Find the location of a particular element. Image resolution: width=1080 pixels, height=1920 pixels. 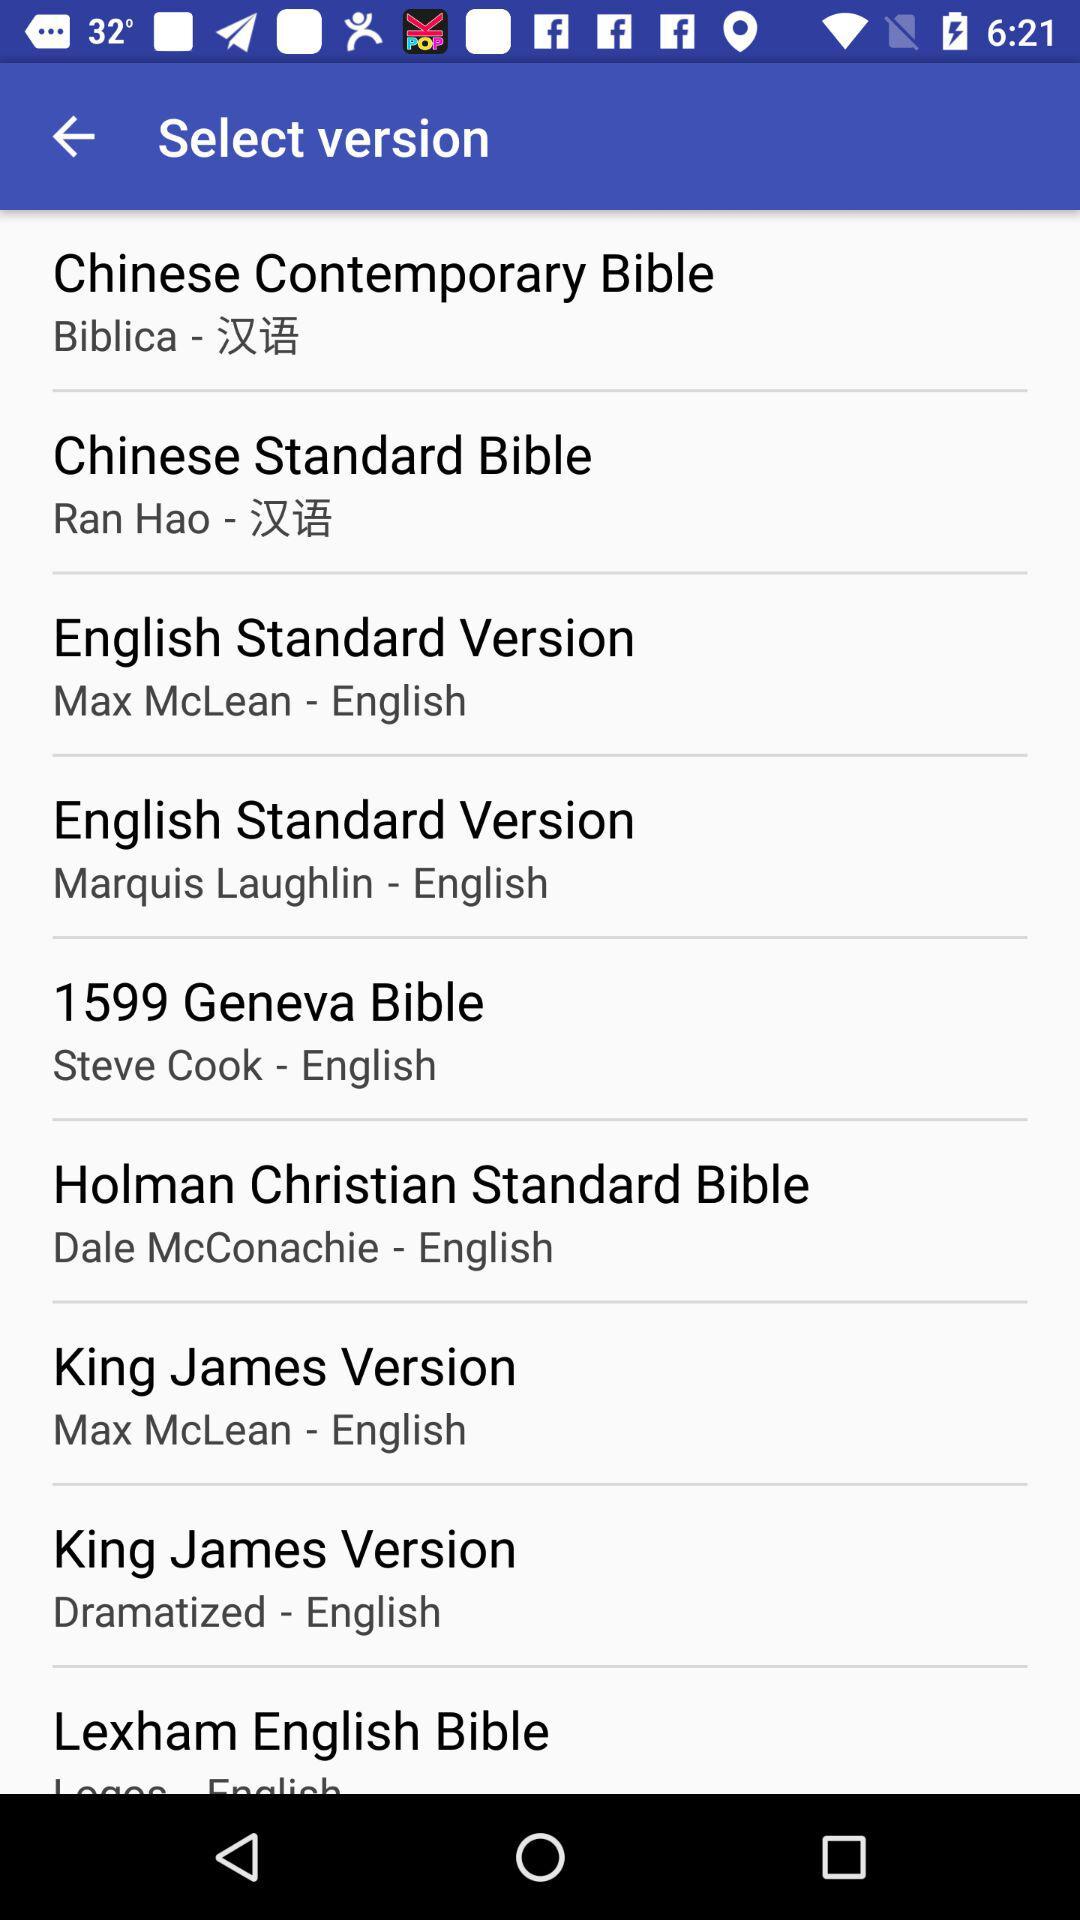

item below lexham english bible item is located at coordinates (110, 1779).